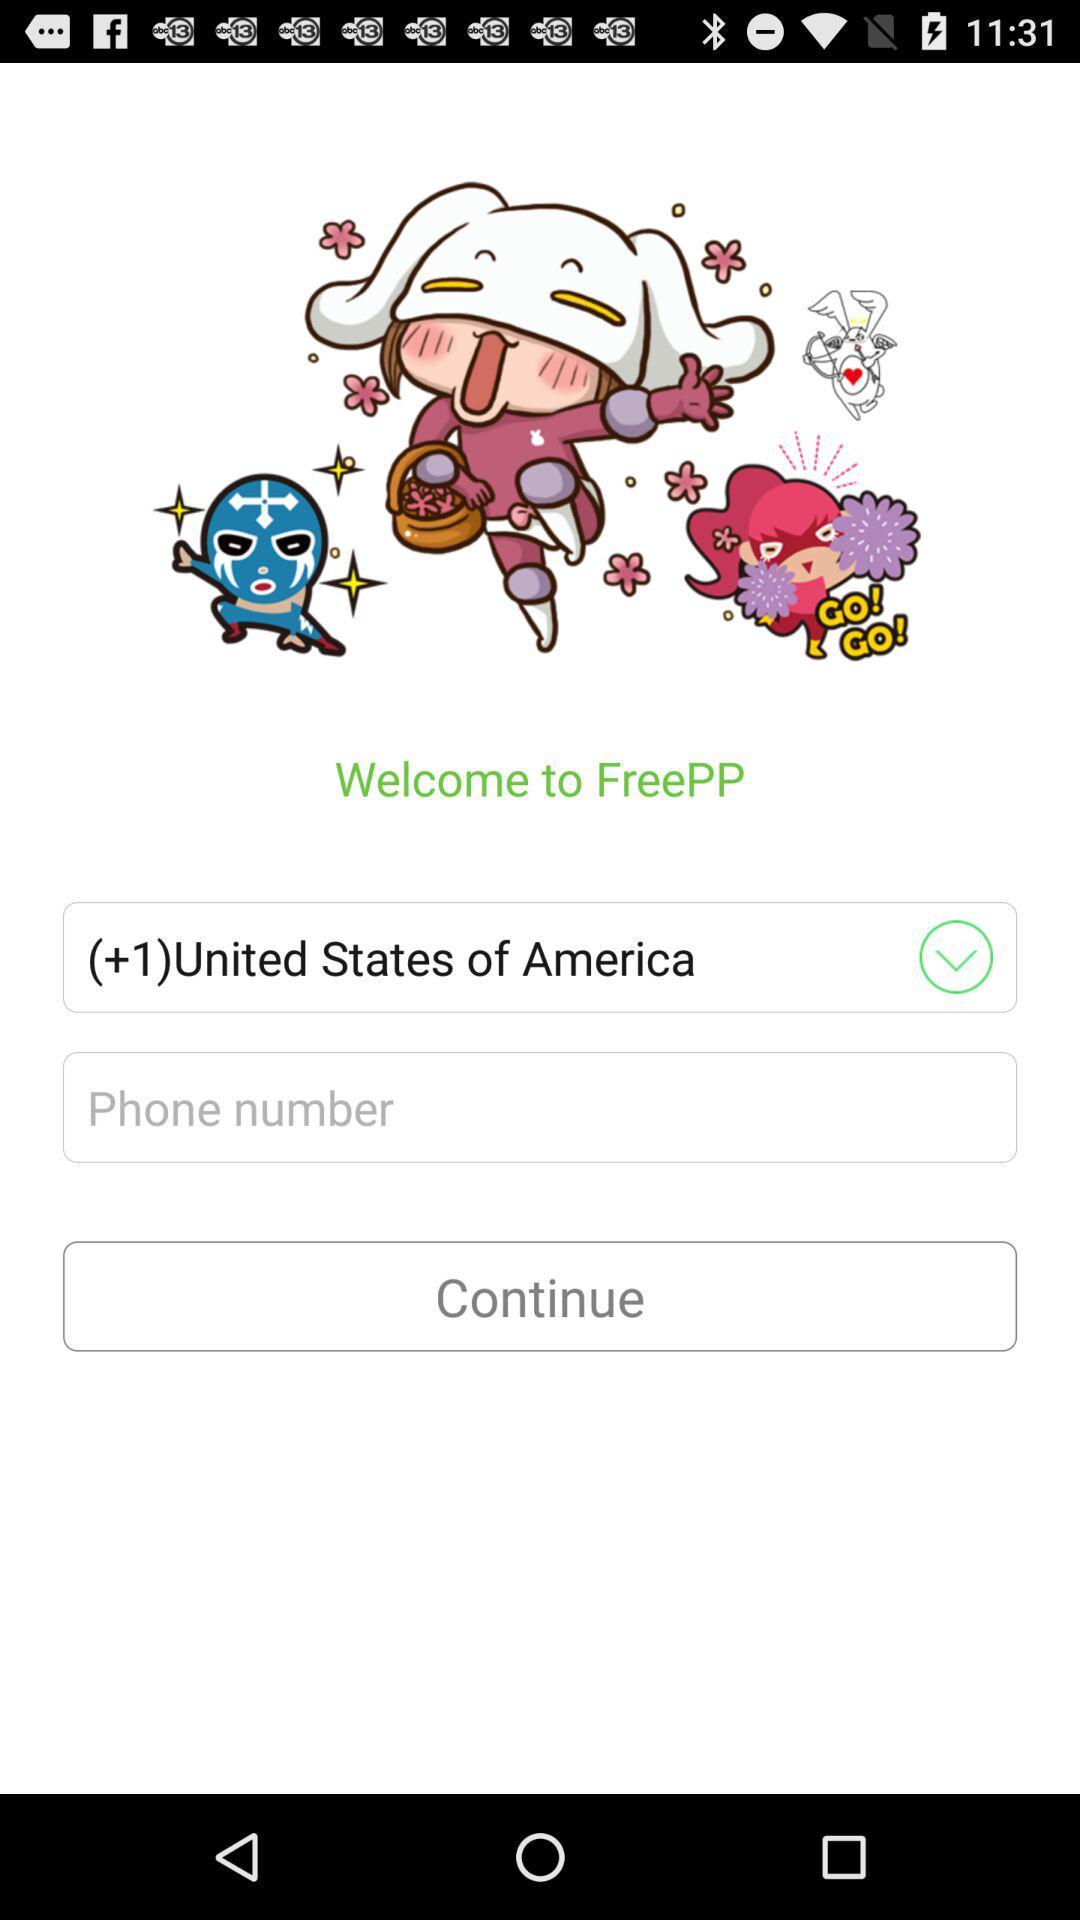 This screenshot has height=1920, width=1080. I want to click on phone number, so click(540, 1106).